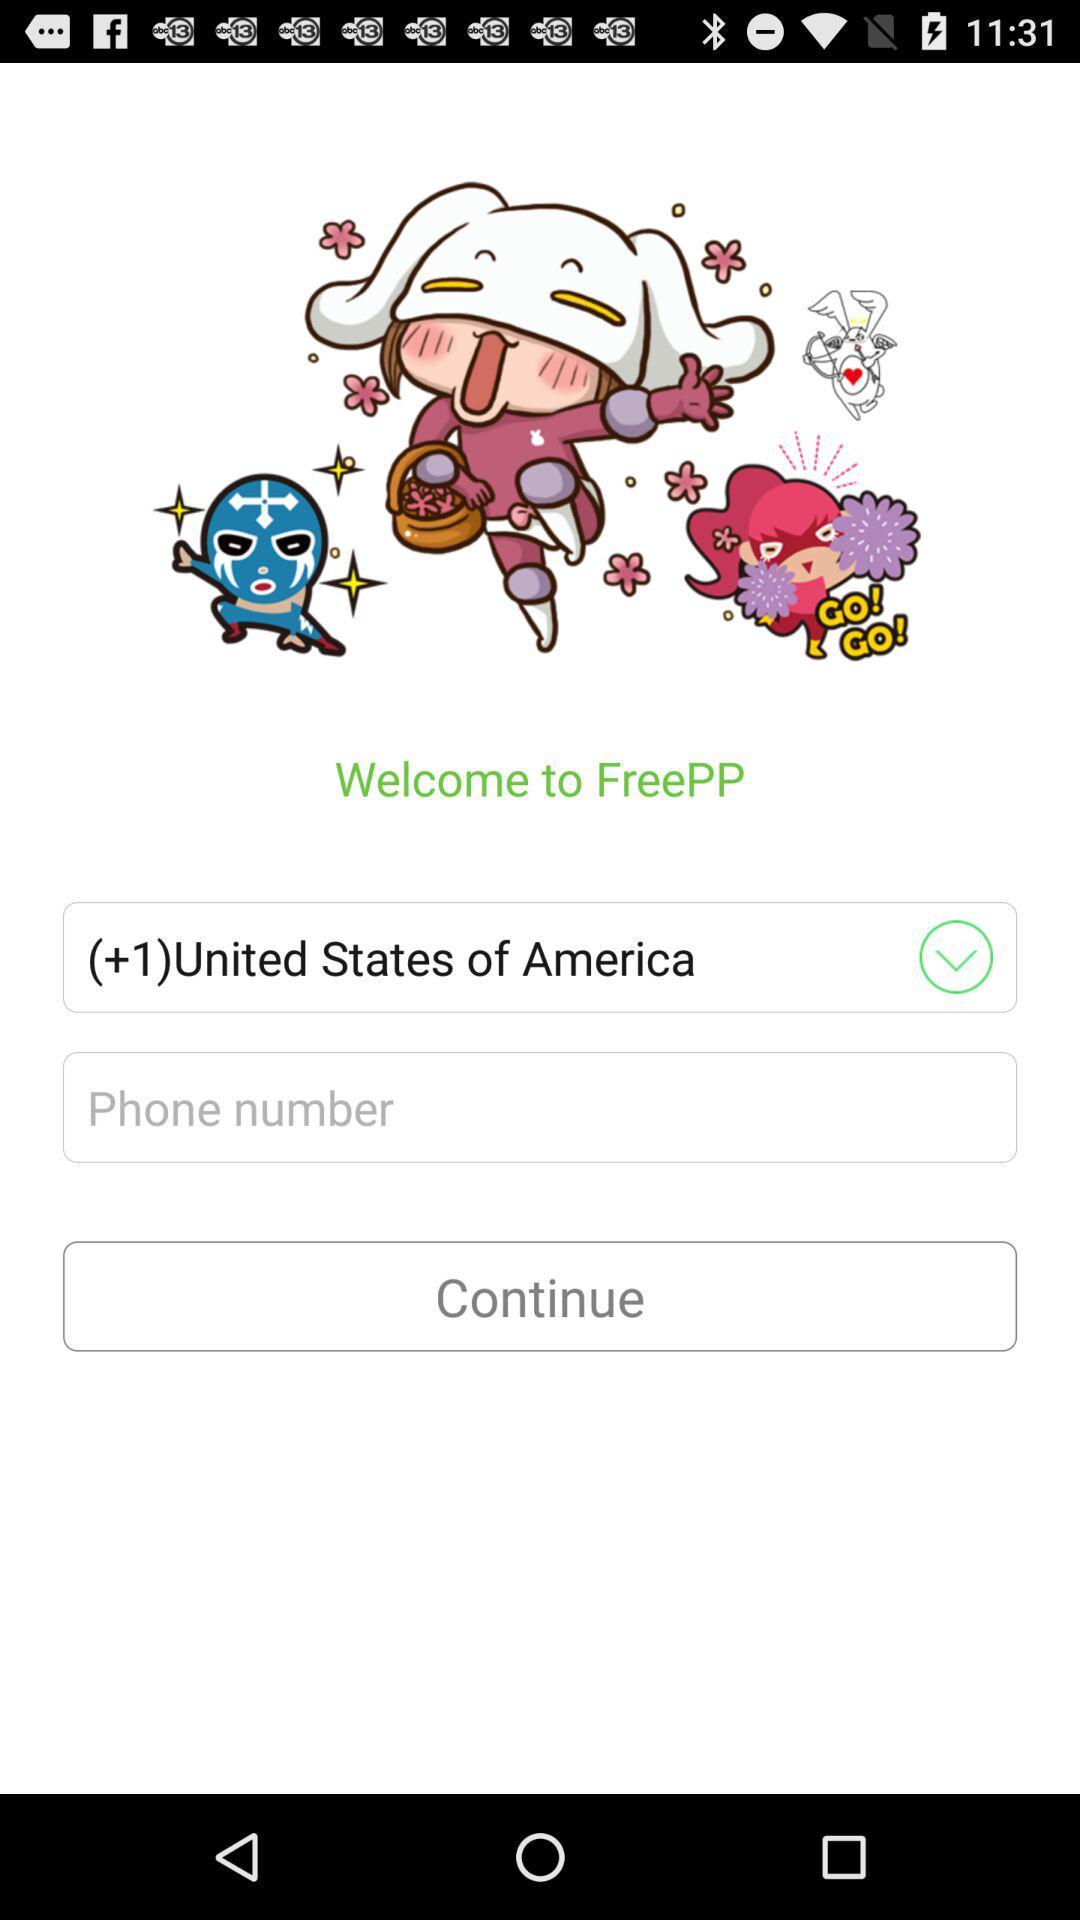 This screenshot has height=1920, width=1080. I want to click on phone number, so click(540, 1106).